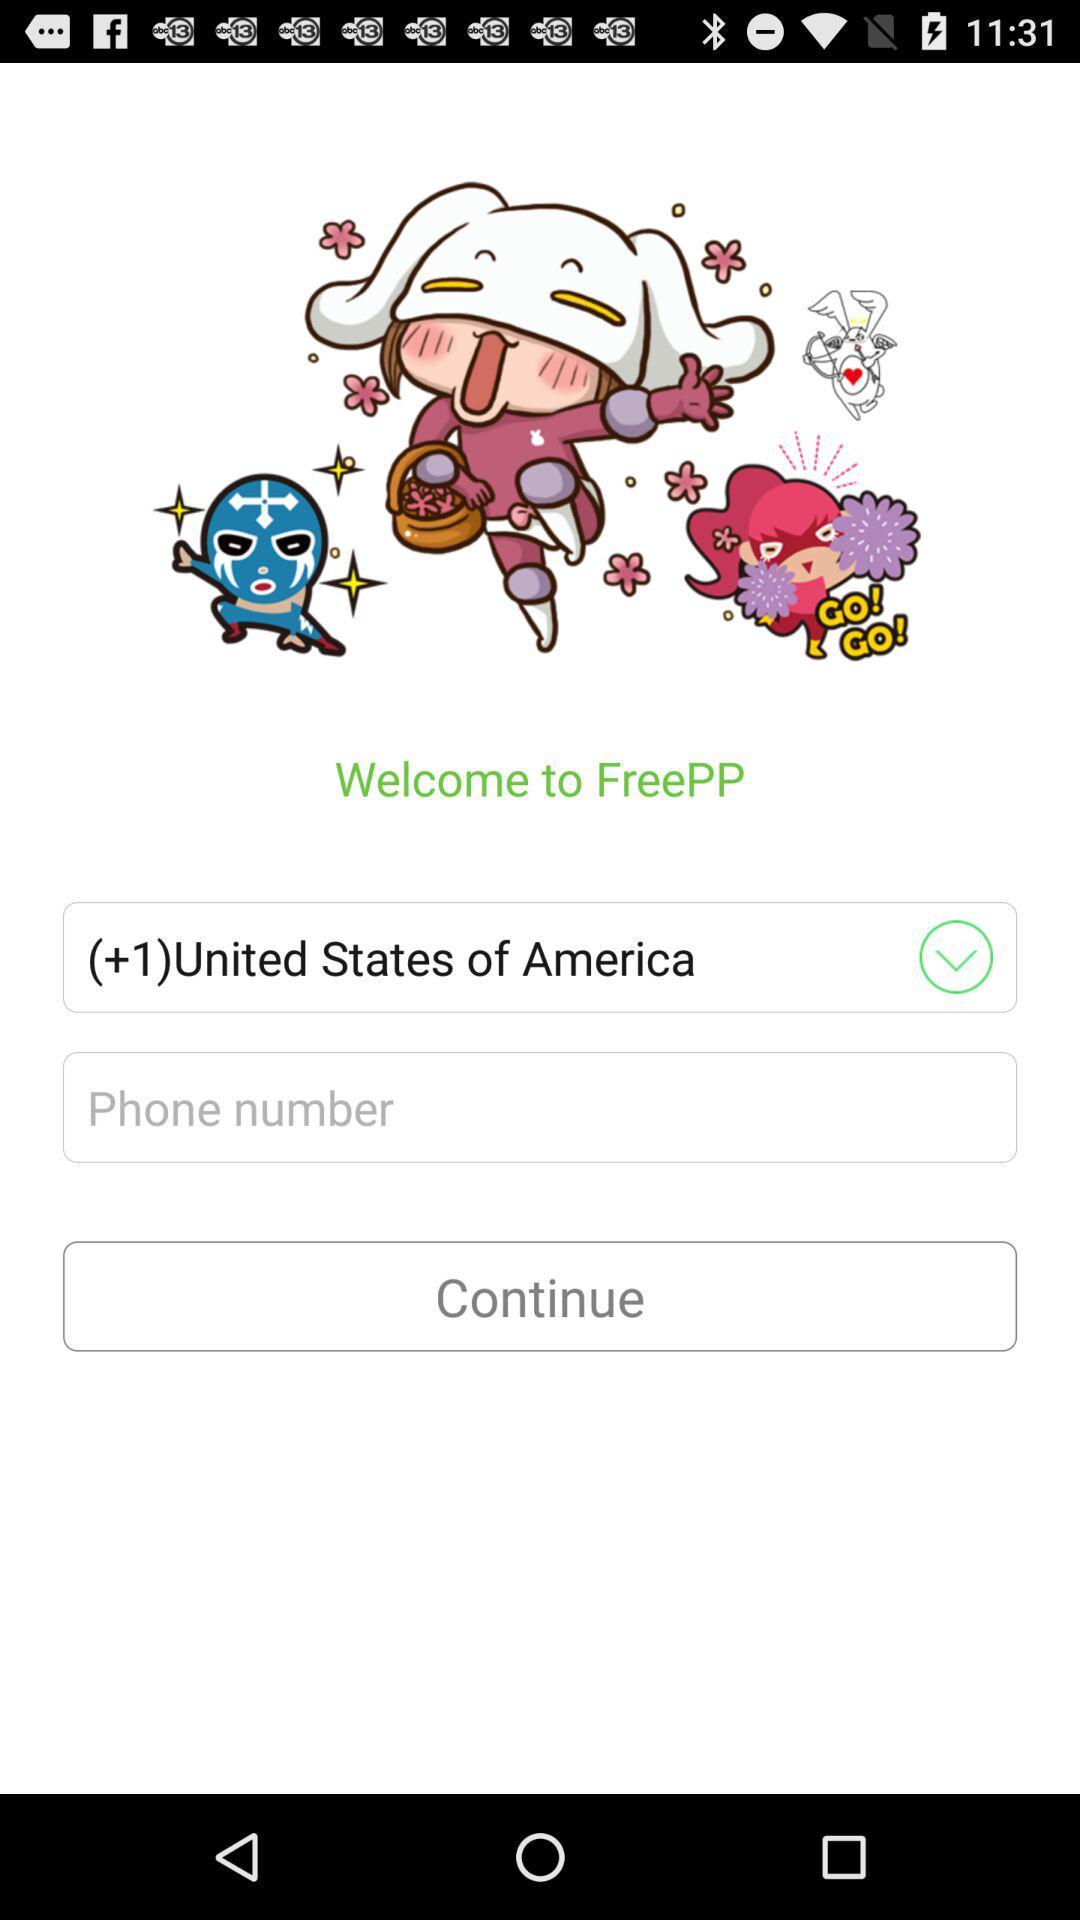 This screenshot has height=1920, width=1080. I want to click on phone number, so click(540, 1106).